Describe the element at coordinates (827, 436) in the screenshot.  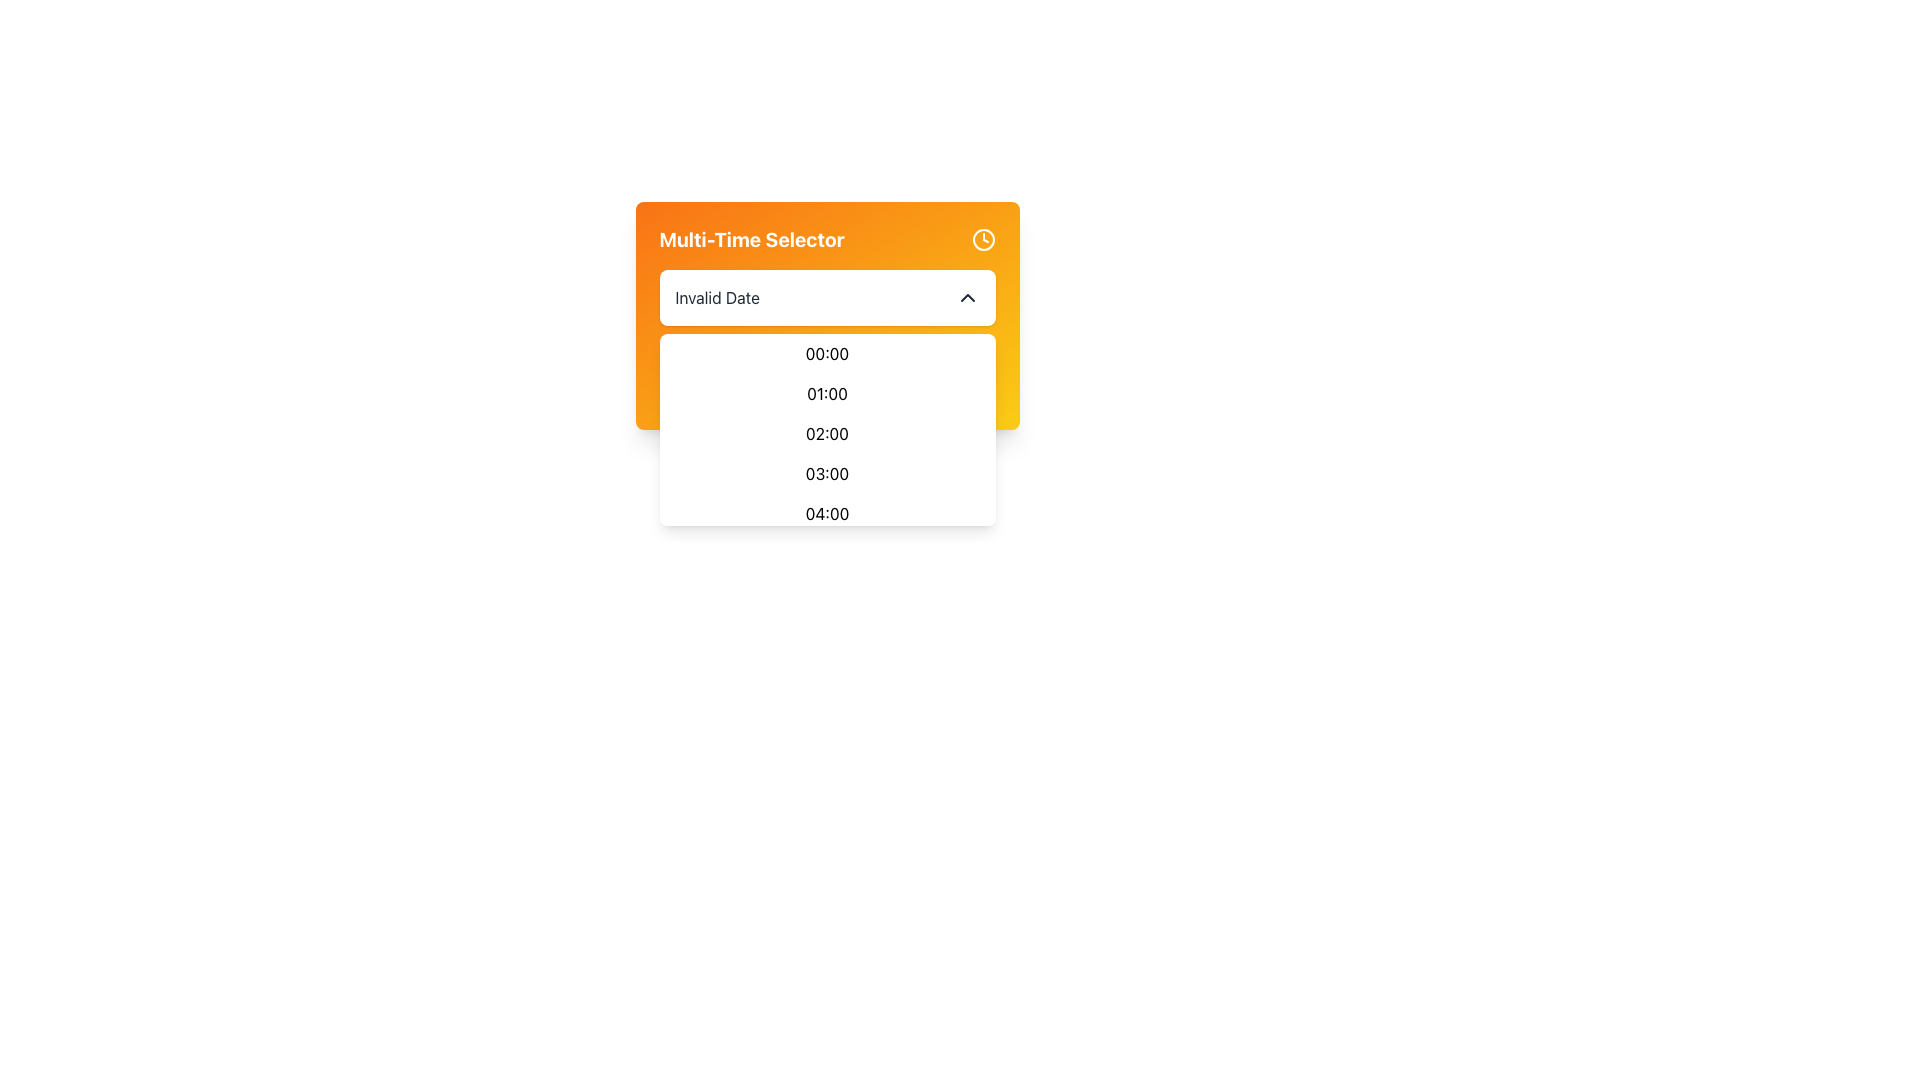
I see `the Dropdown menu located directly below the 'Multi-Time Selector' header` at that location.